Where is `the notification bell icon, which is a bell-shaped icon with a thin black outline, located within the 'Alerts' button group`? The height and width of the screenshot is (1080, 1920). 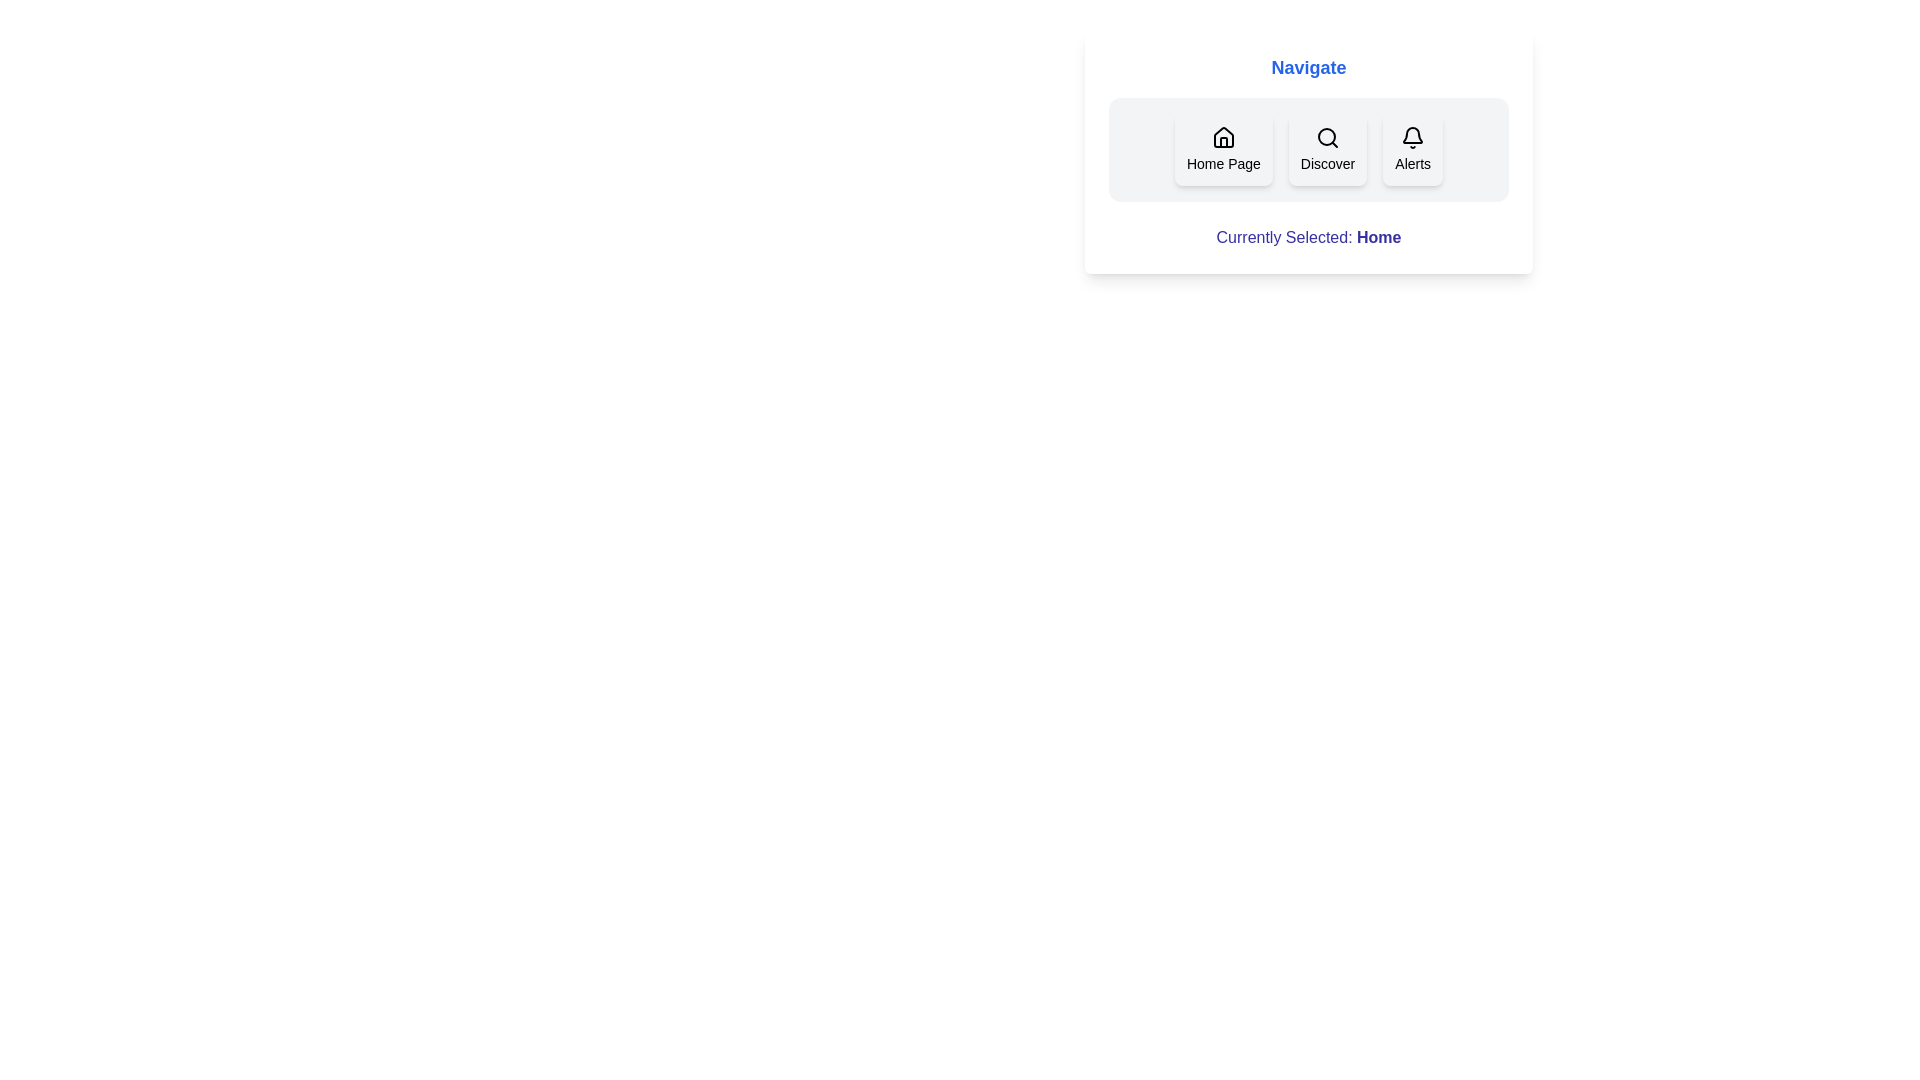
the notification bell icon, which is a bell-shaped icon with a thin black outline, located within the 'Alerts' button group is located at coordinates (1412, 137).